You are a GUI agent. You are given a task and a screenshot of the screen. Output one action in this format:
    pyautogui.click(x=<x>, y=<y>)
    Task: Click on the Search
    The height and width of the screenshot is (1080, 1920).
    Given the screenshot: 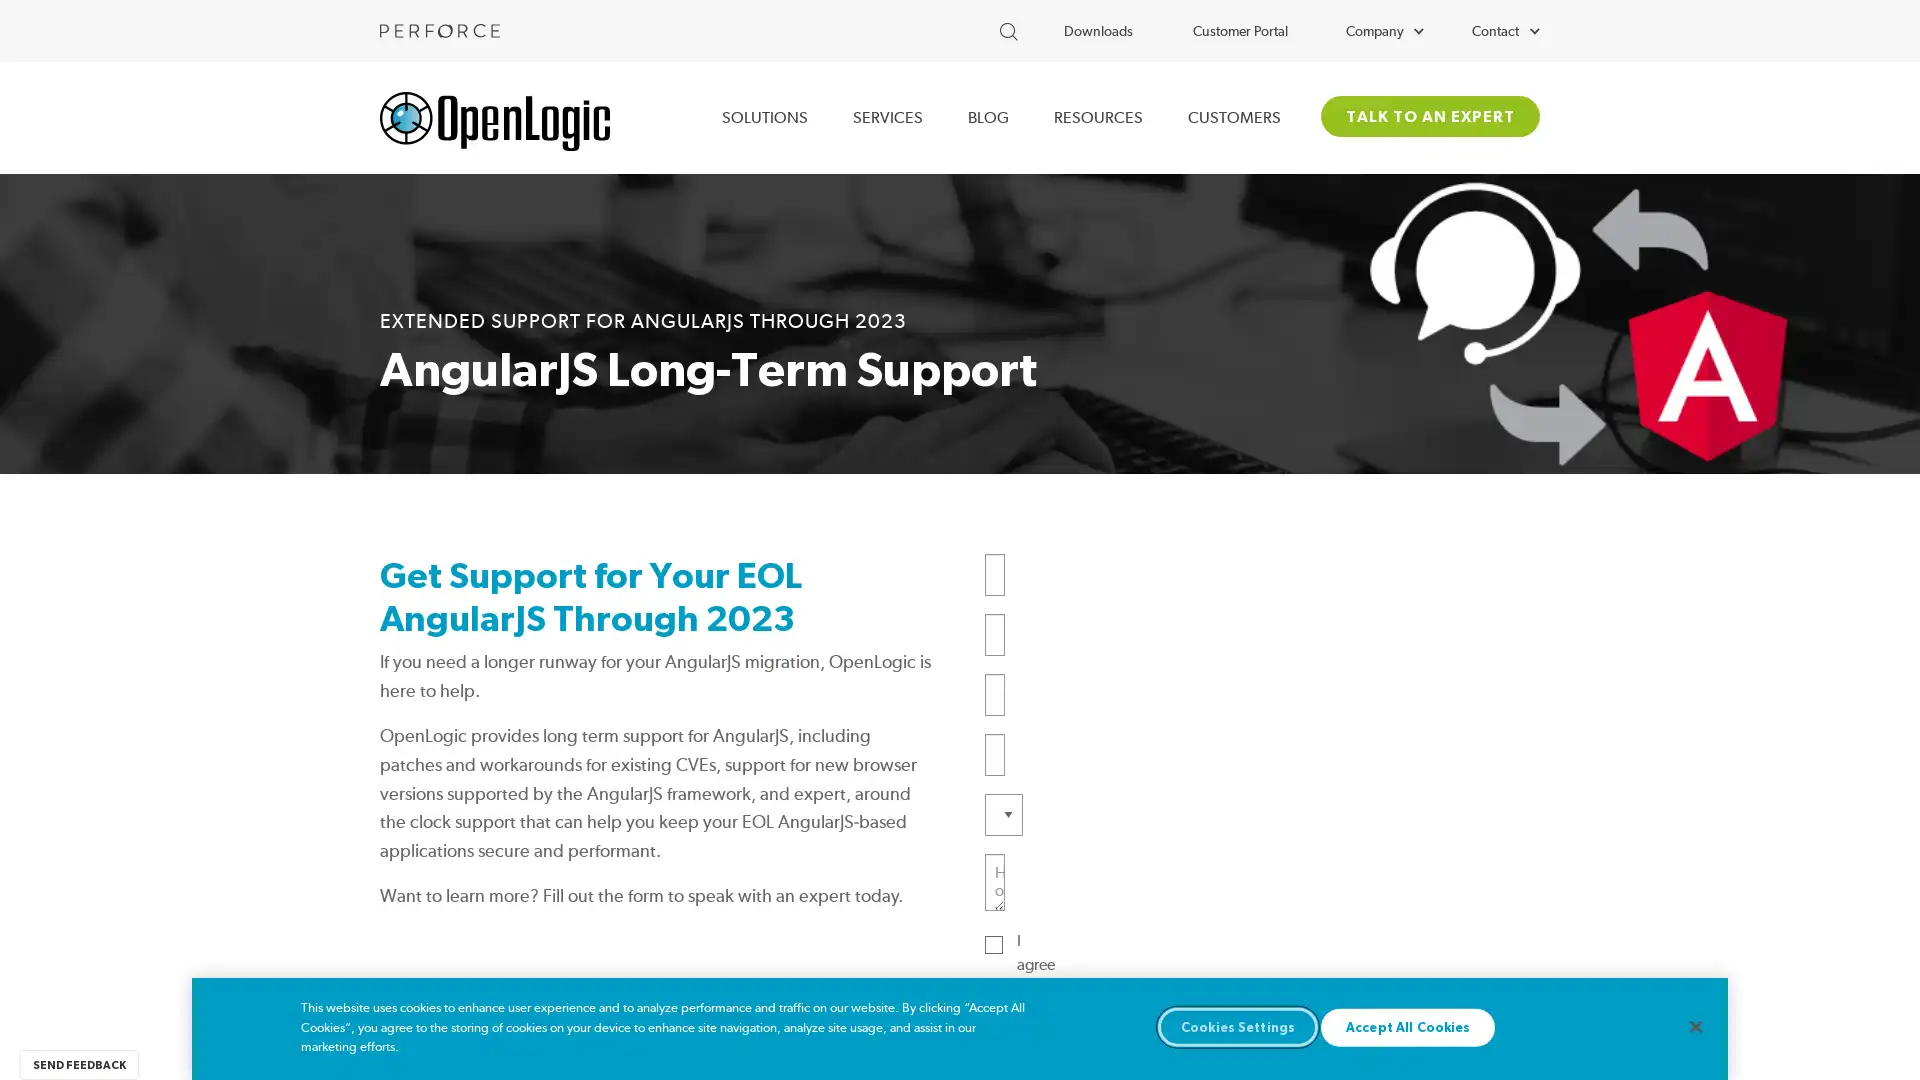 What is the action you would take?
    pyautogui.click(x=1059, y=27)
    